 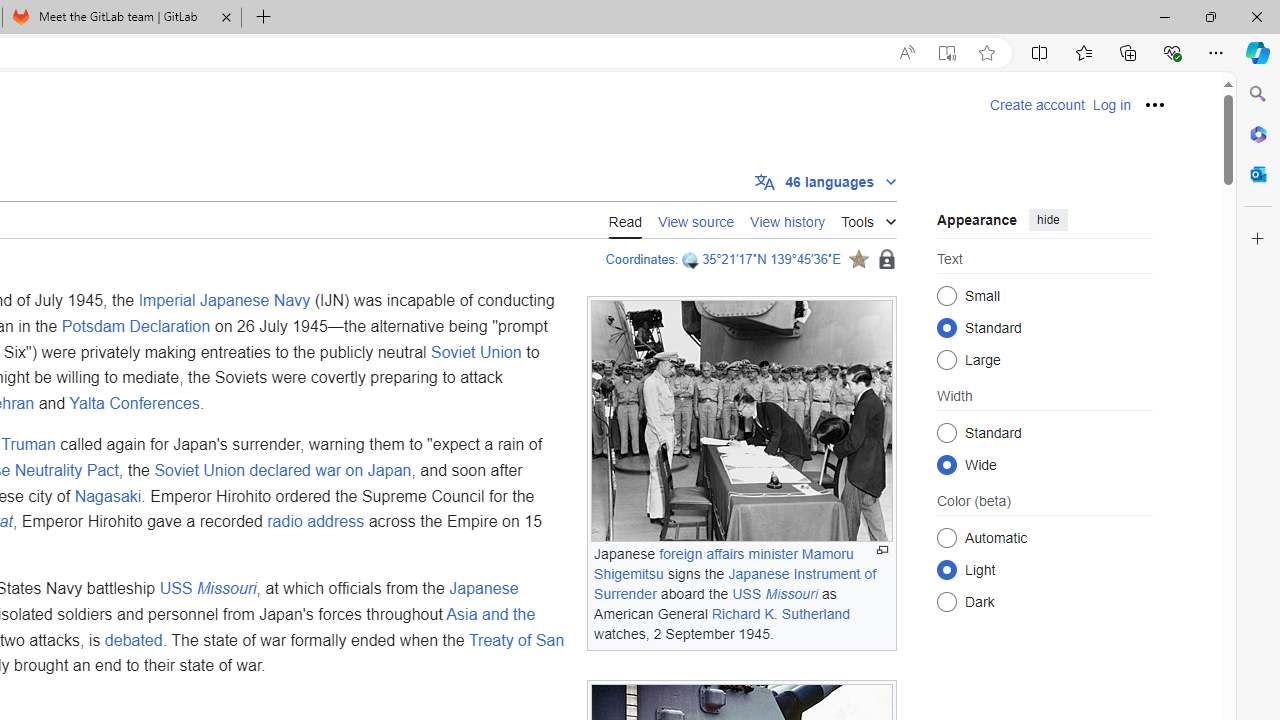 I want to click on 'Mamoru Shigemitsu', so click(x=722, y=564).